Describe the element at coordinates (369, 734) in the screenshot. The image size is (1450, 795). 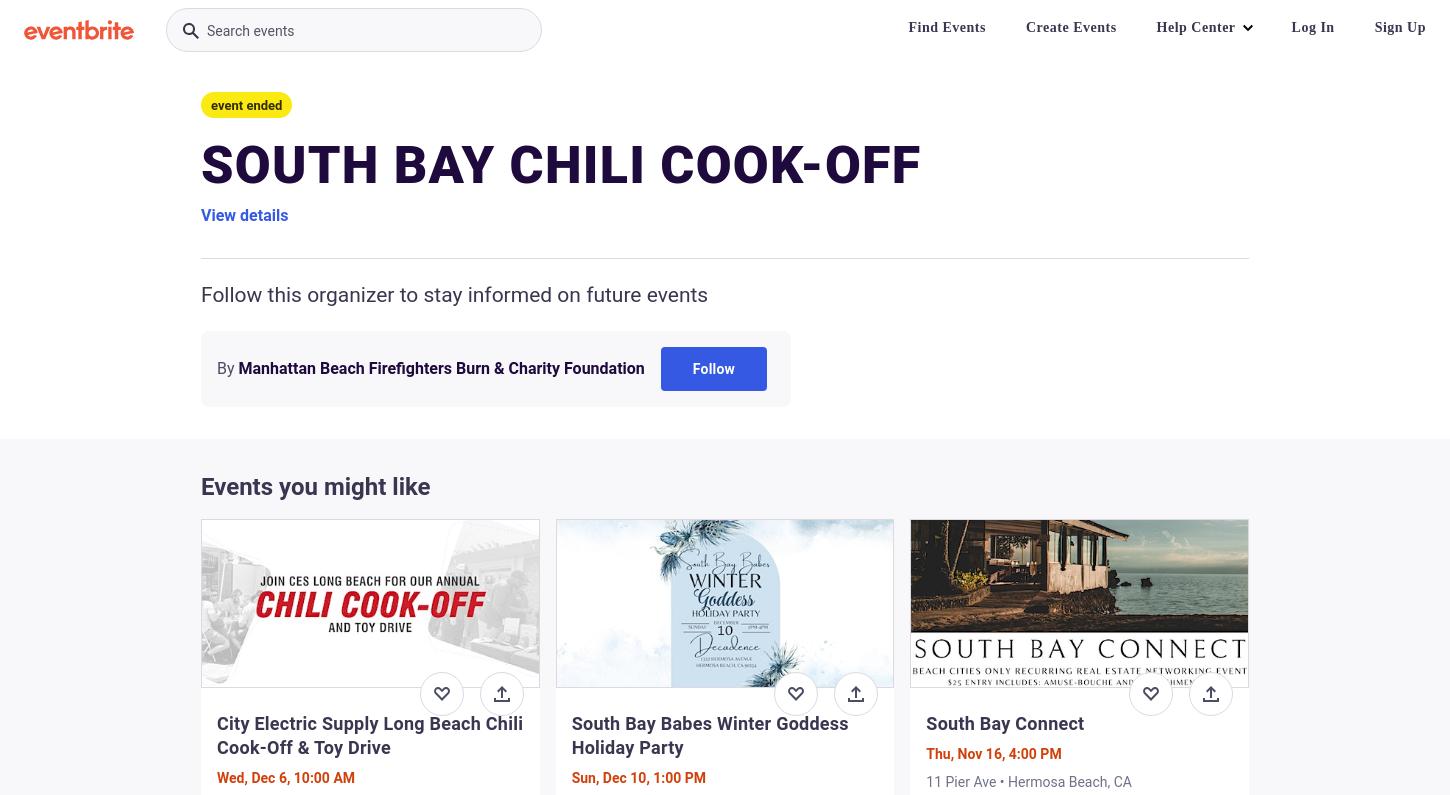
I see `'City Electric Supply Long Beach Chili Cook-Off & Toy Drive'` at that location.